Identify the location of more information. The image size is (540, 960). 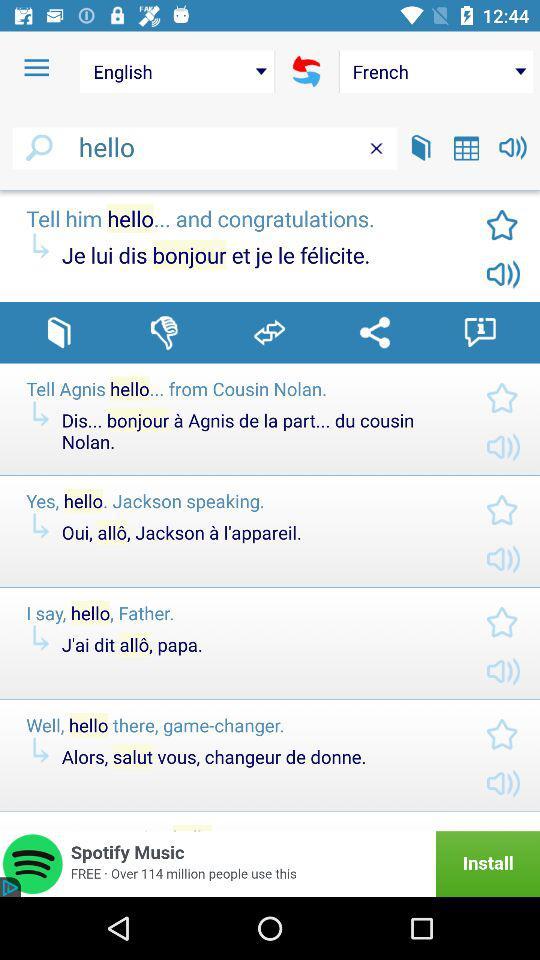
(479, 332).